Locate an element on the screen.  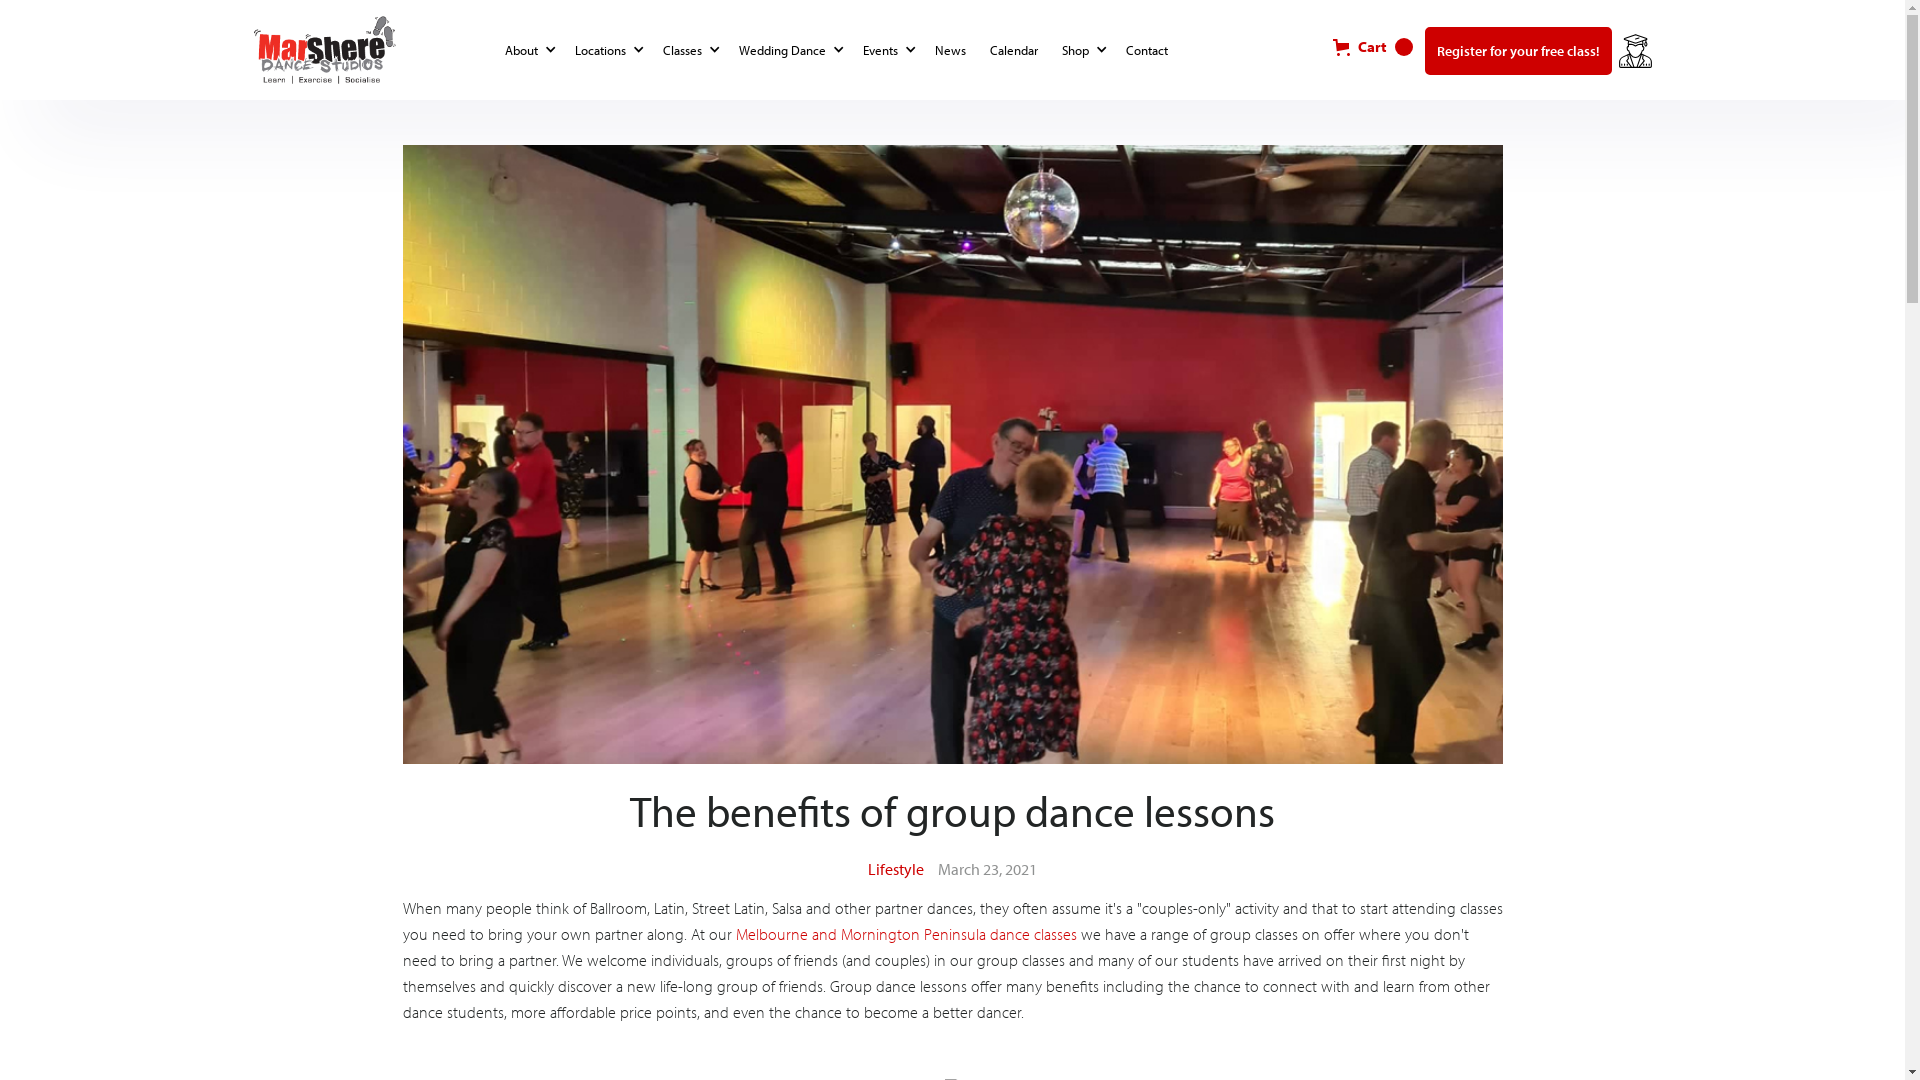
'Cart' is located at coordinates (1320, 45).